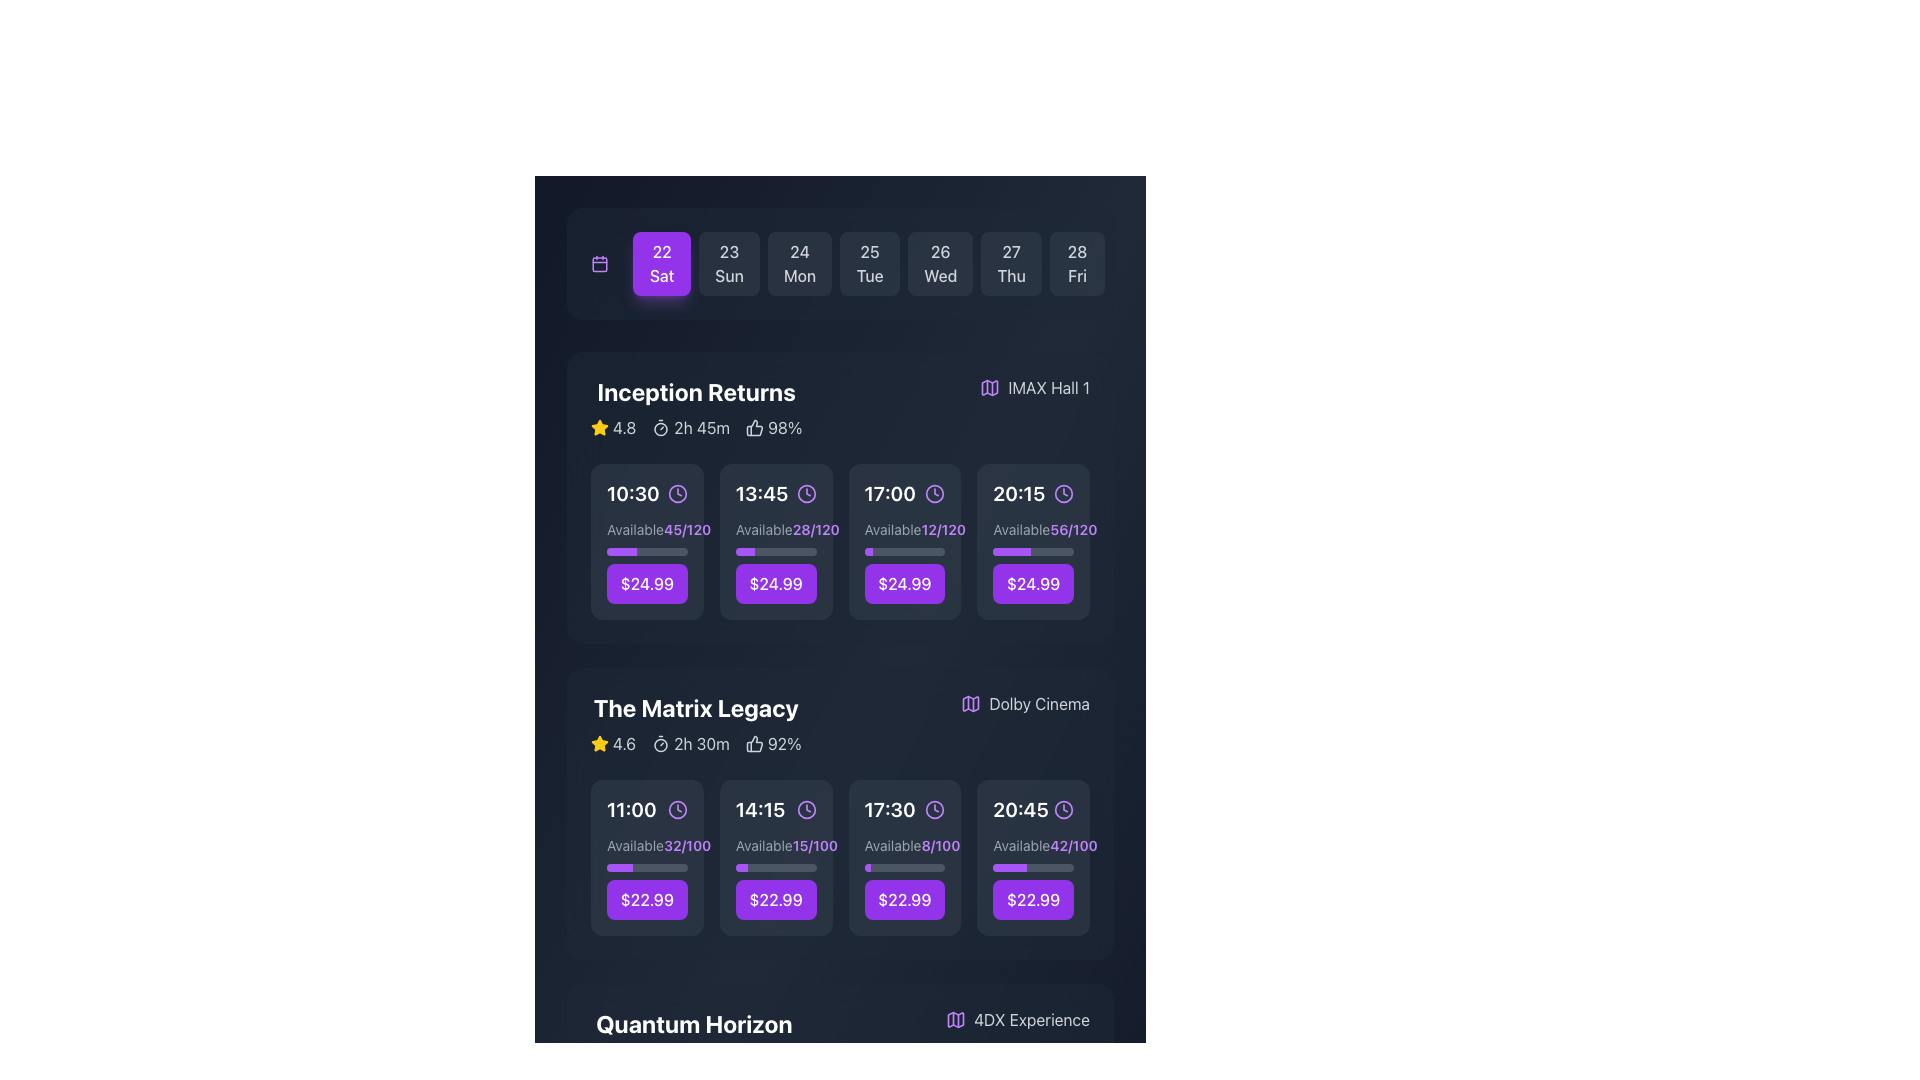  Describe the element at coordinates (647, 562) in the screenshot. I see `the composite UI component displaying the 10:30 movie showtime for 'Inception Returns'` at that location.